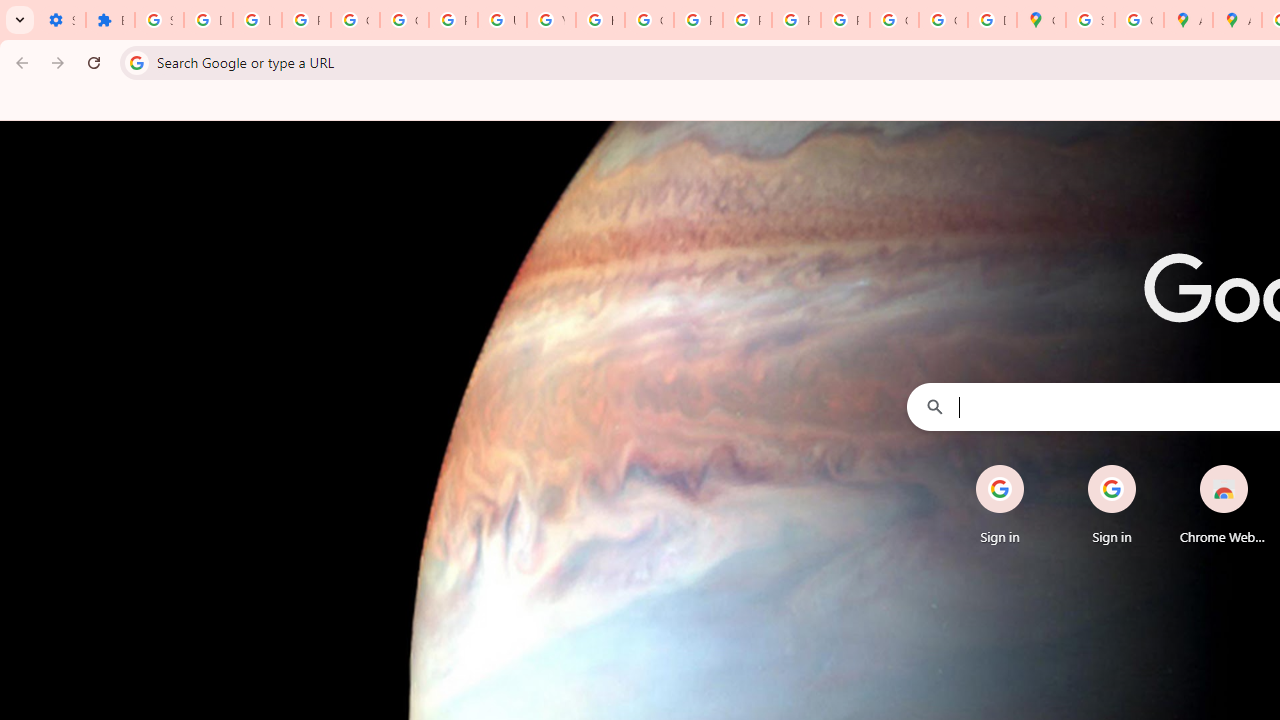 The height and width of the screenshot is (720, 1280). I want to click on 'YouTube', so click(551, 20).